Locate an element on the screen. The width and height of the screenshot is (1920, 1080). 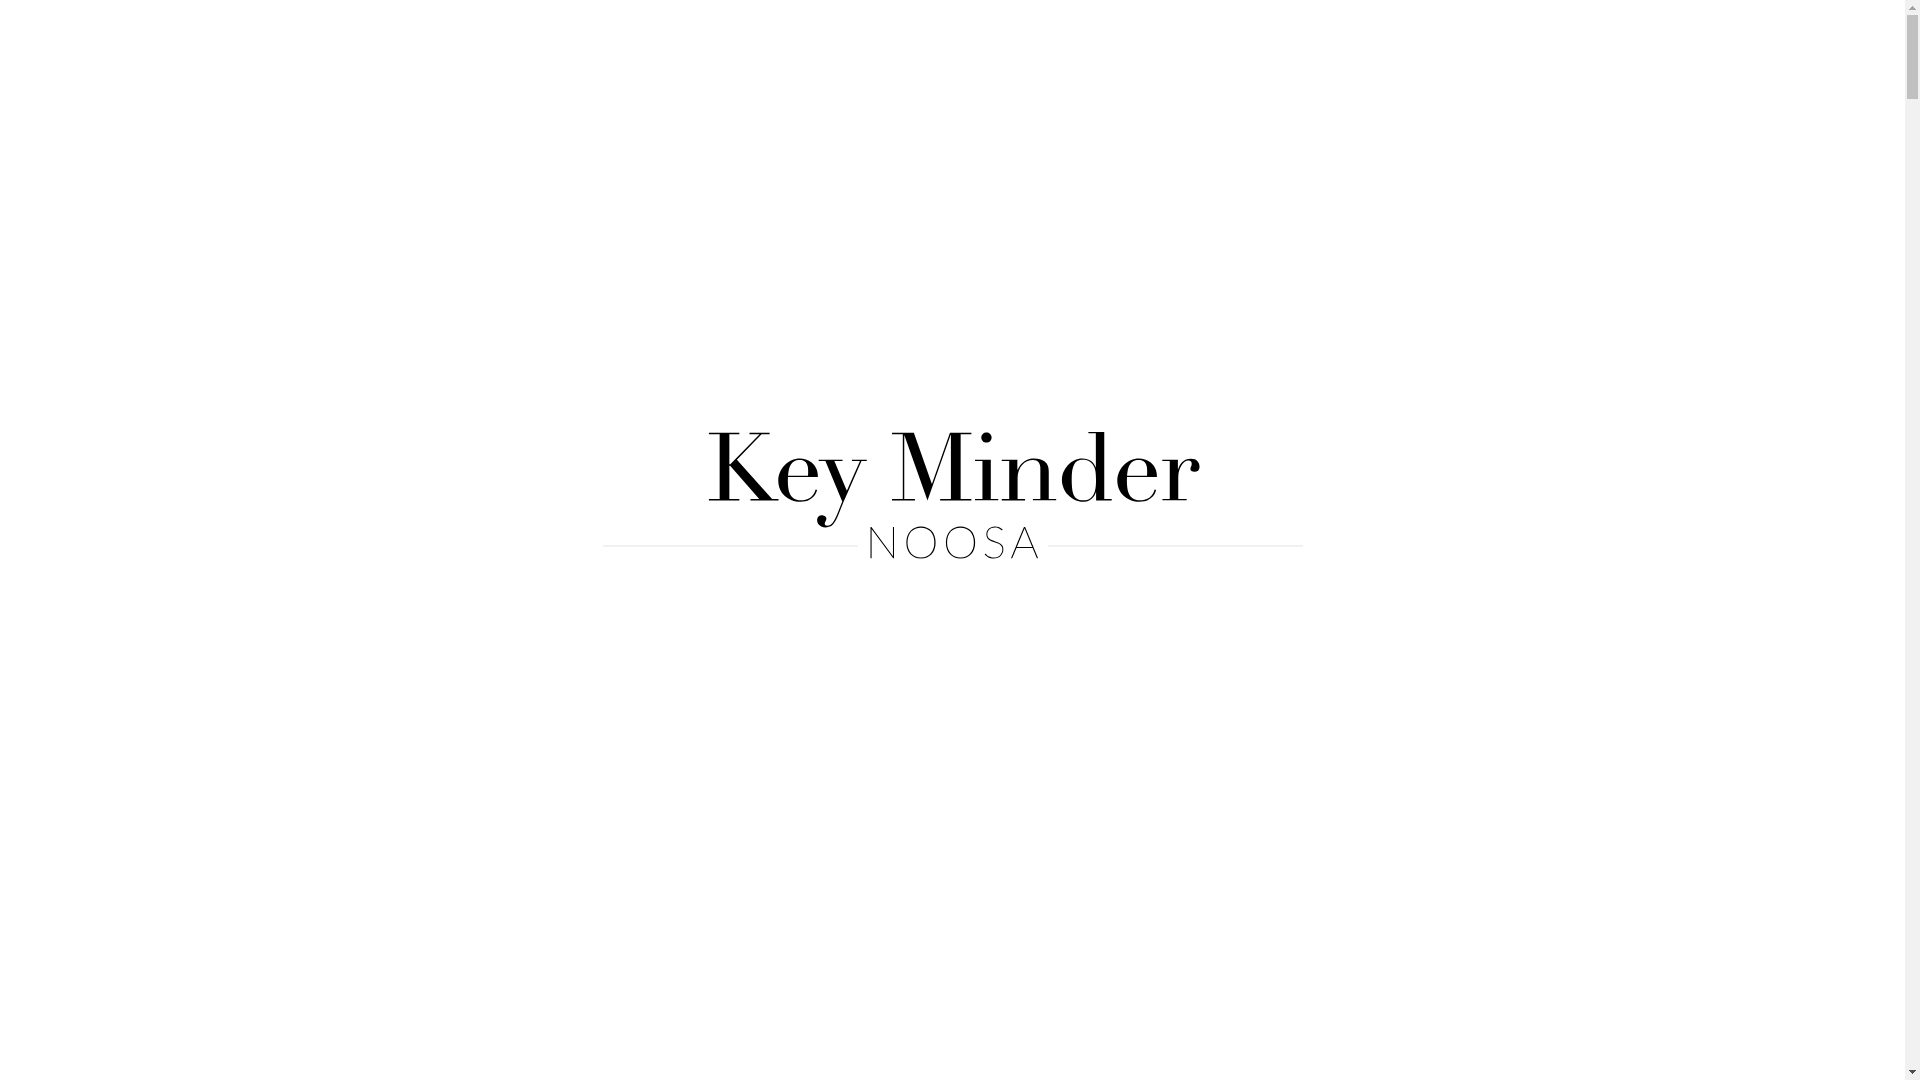
'Read More' is located at coordinates (897, 478).